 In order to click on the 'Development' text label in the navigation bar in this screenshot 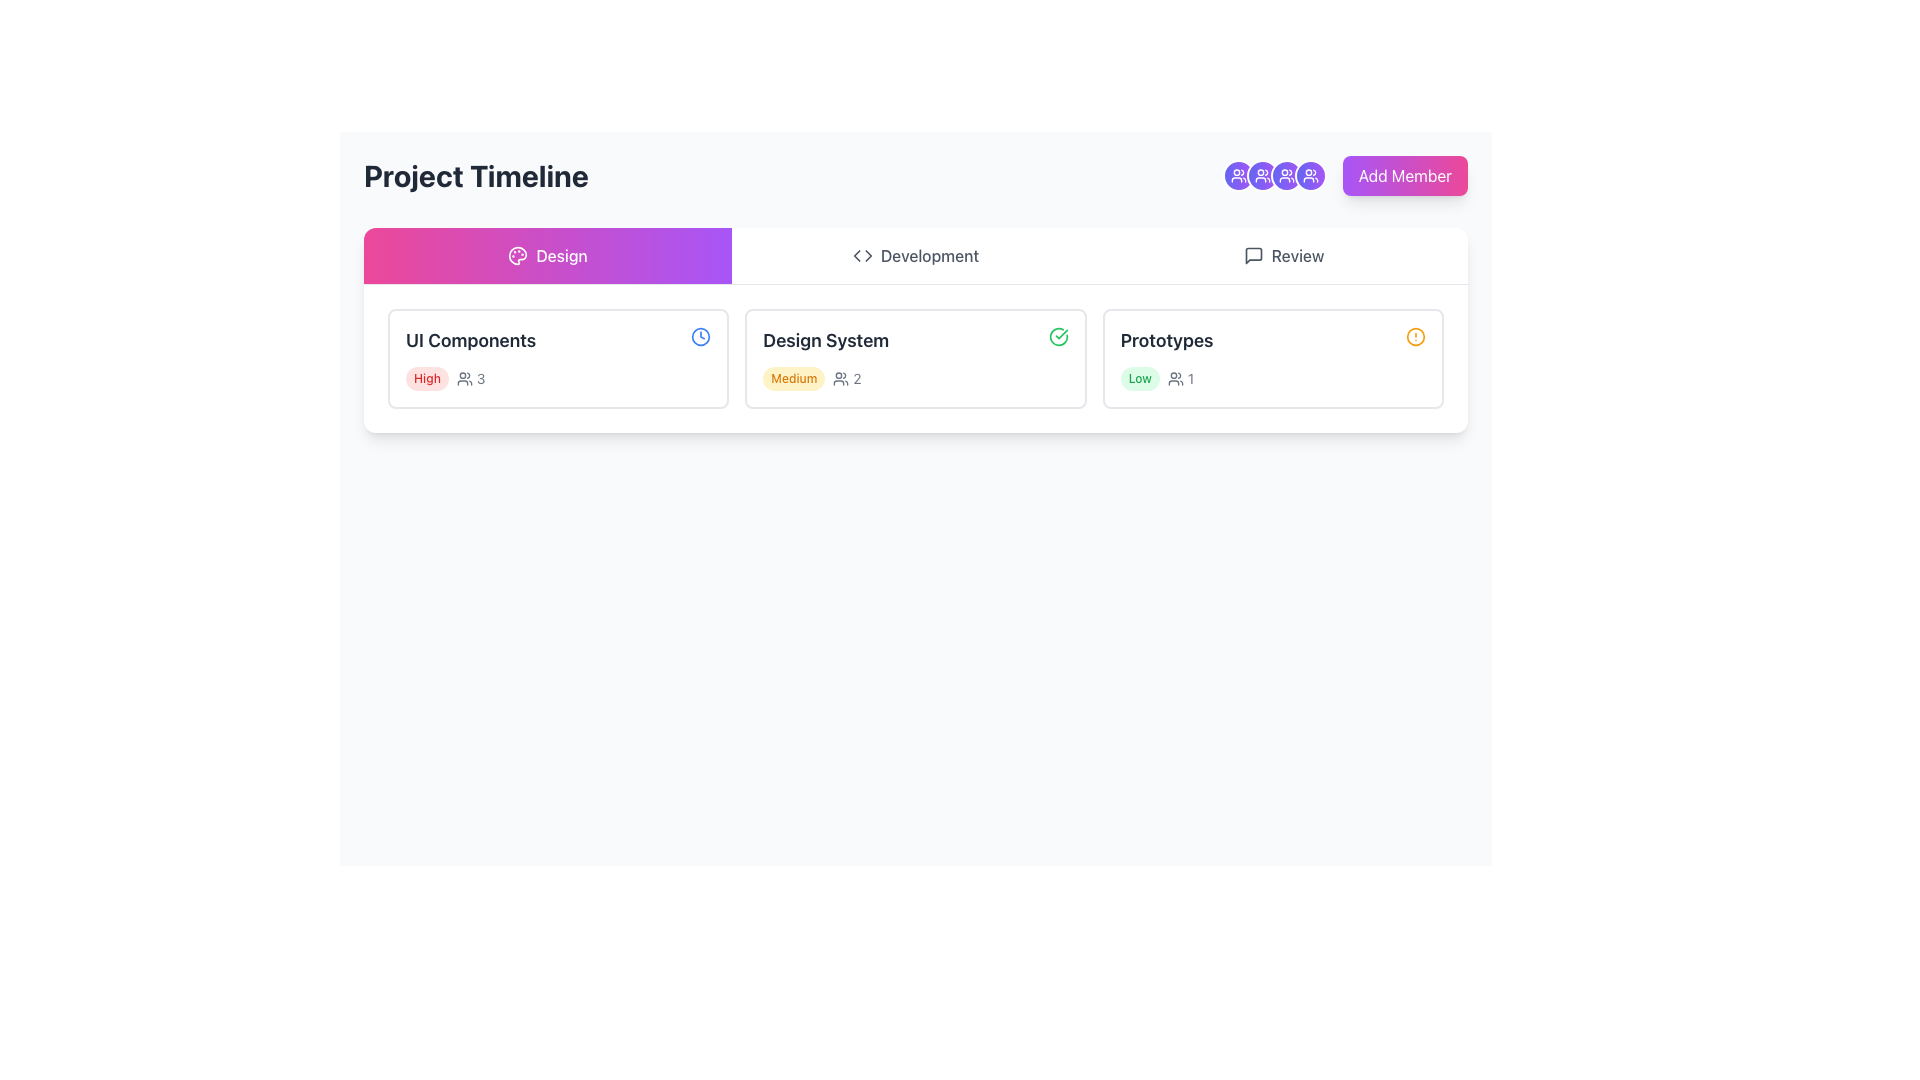, I will do `click(929, 254)`.